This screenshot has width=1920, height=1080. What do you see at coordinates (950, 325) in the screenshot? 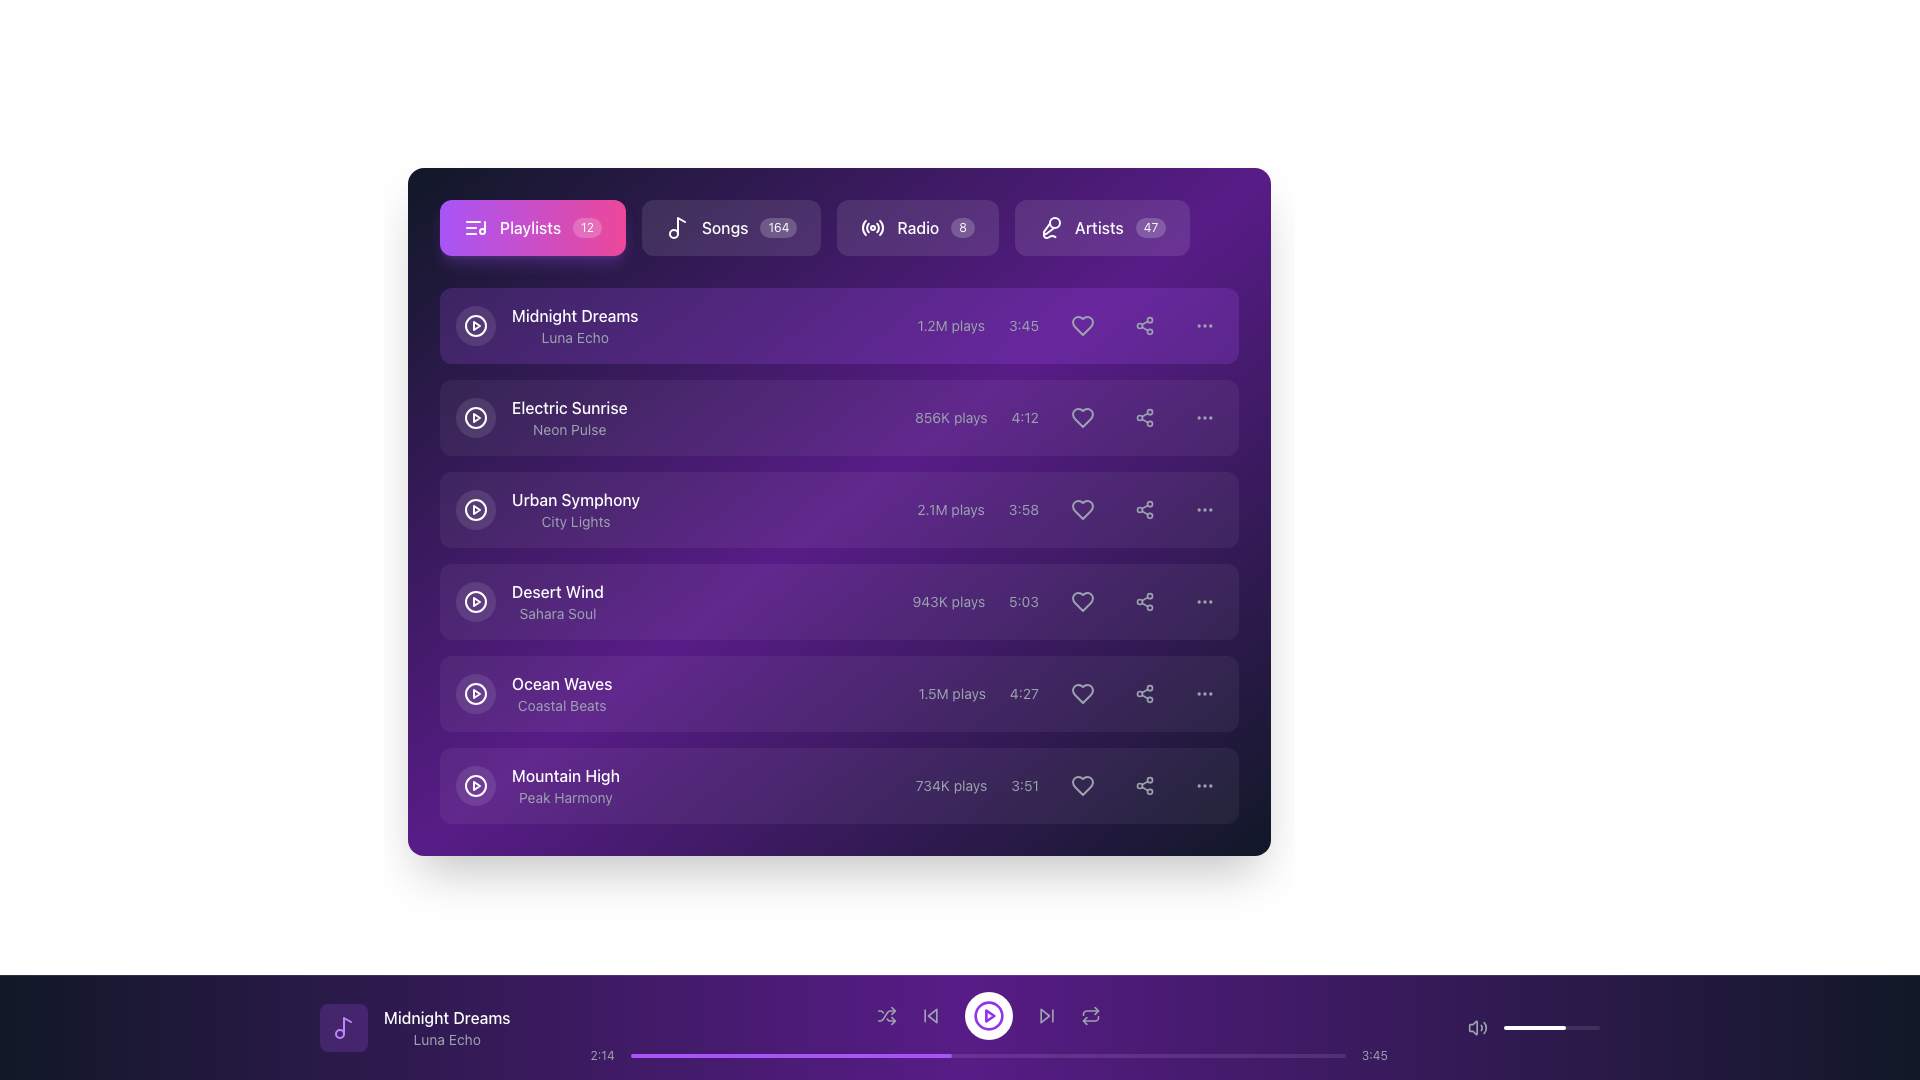
I see `the static text that displays the play count for the associated audio track, which is the leftmost text in the first list item of the playlist view, positioned before the '3:45' duration text` at bounding box center [950, 325].